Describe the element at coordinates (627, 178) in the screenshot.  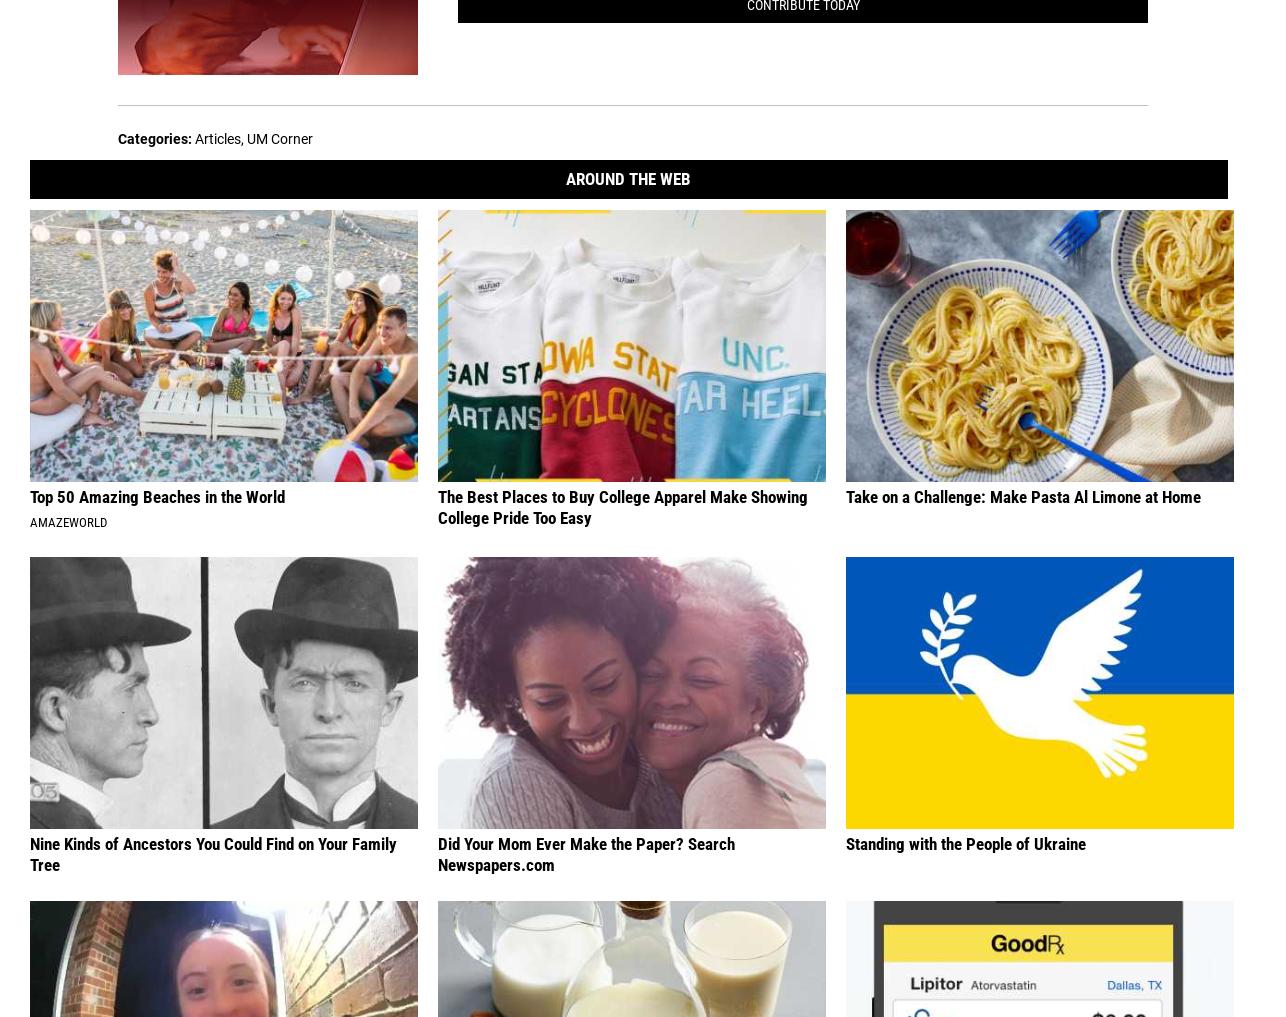
I see `'Around The Web'` at that location.